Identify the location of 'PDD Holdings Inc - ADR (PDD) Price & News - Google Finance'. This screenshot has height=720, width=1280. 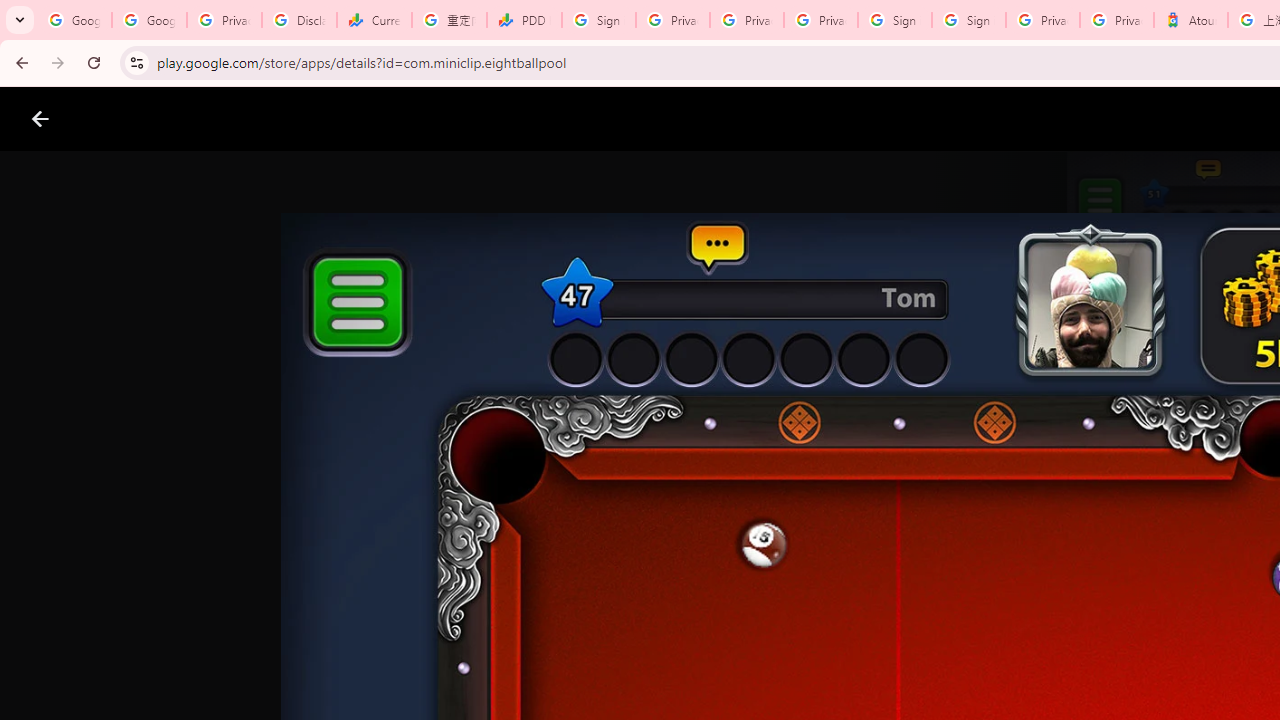
(524, 20).